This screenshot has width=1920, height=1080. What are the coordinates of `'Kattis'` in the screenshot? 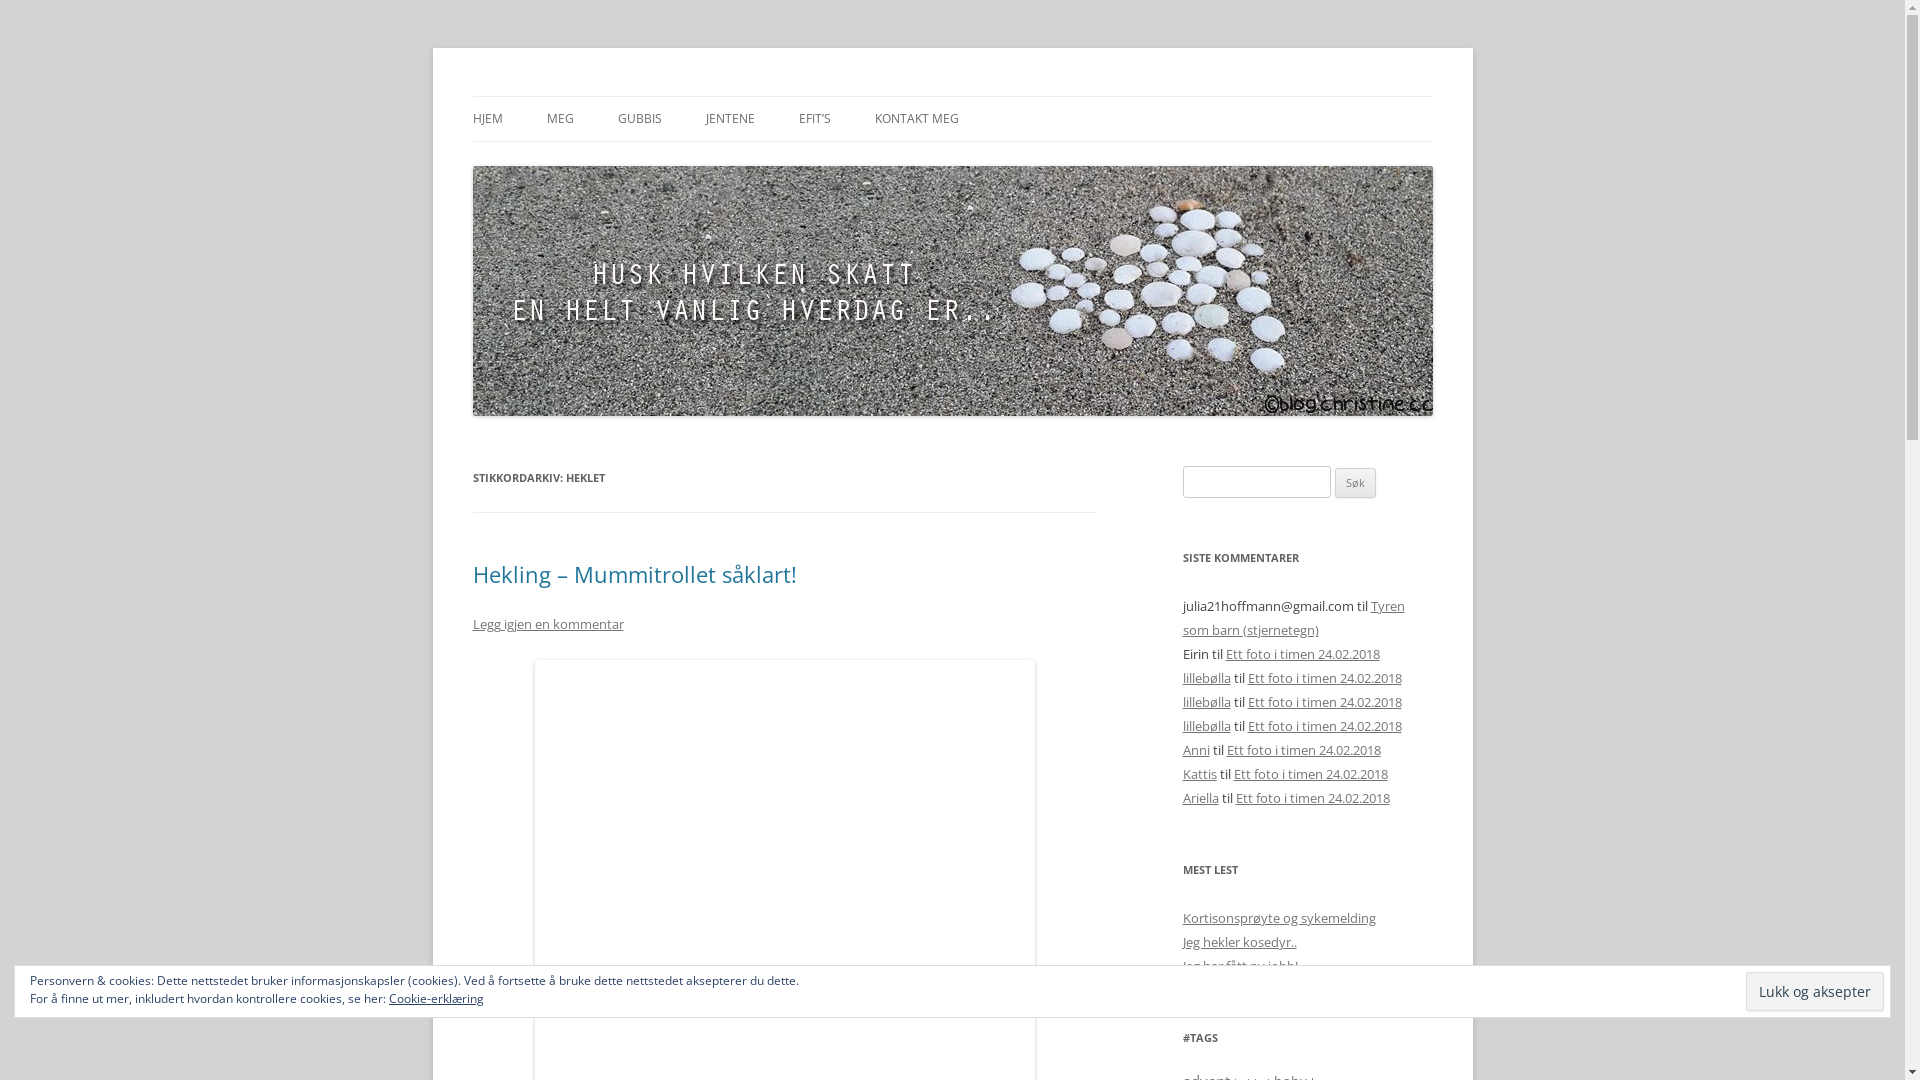 It's located at (1181, 773).